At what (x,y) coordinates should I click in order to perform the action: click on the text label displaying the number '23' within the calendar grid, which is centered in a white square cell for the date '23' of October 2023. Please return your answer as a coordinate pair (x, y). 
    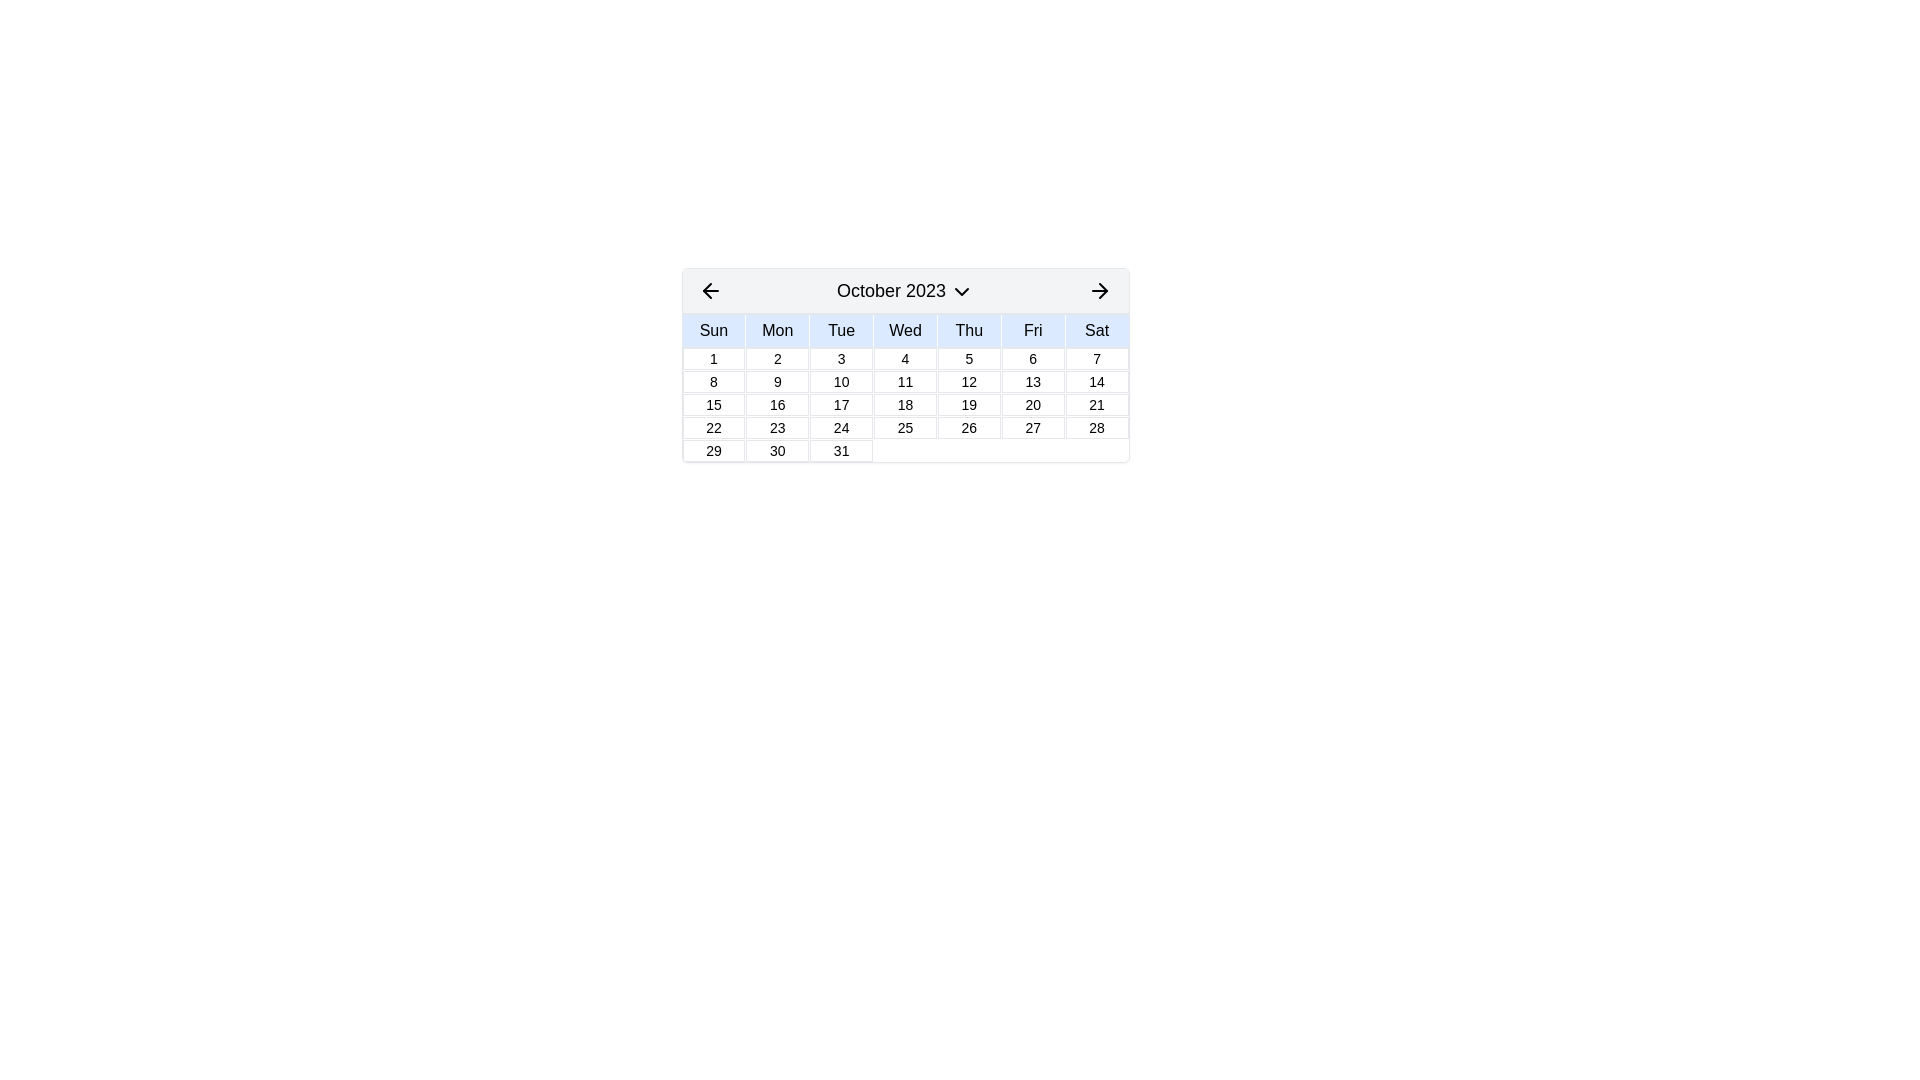
    Looking at the image, I should click on (776, 427).